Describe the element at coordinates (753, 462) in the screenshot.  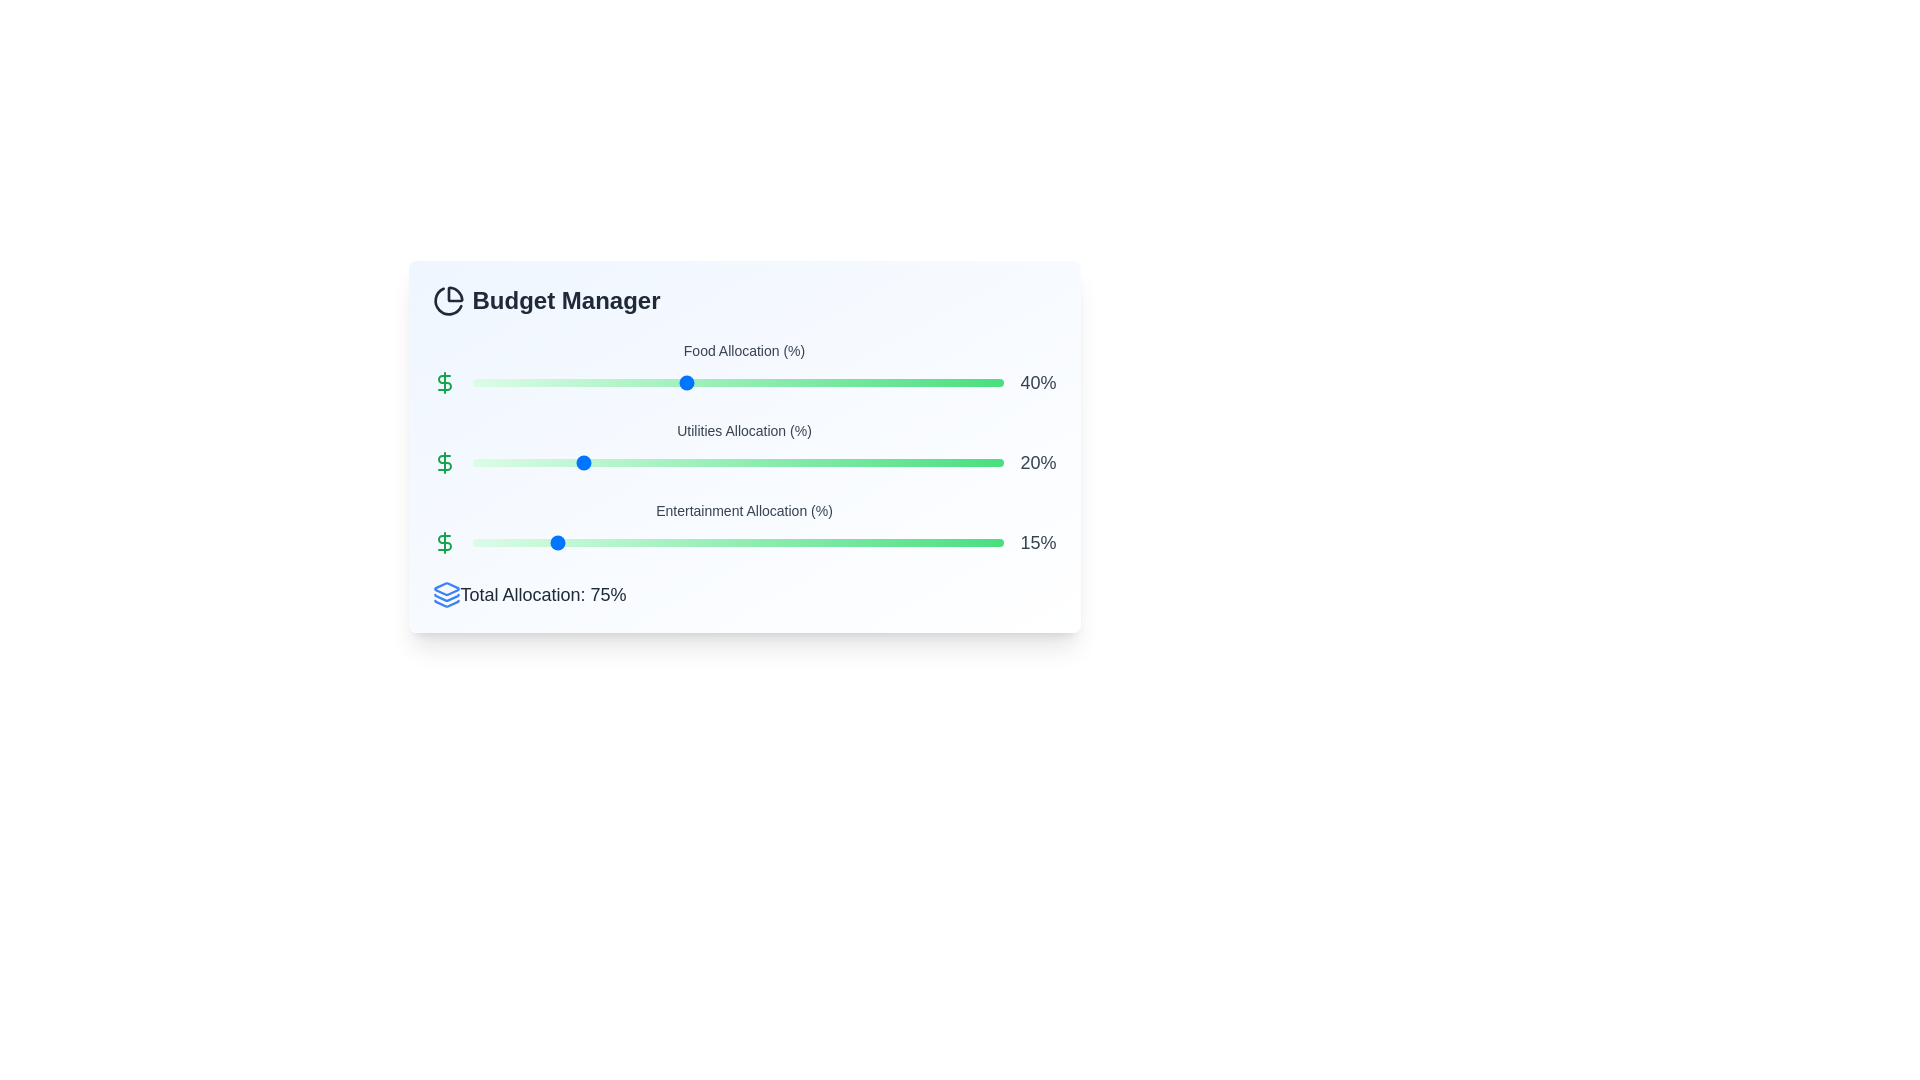
I see `the Utilities Allocation slider to 53%` at that location.